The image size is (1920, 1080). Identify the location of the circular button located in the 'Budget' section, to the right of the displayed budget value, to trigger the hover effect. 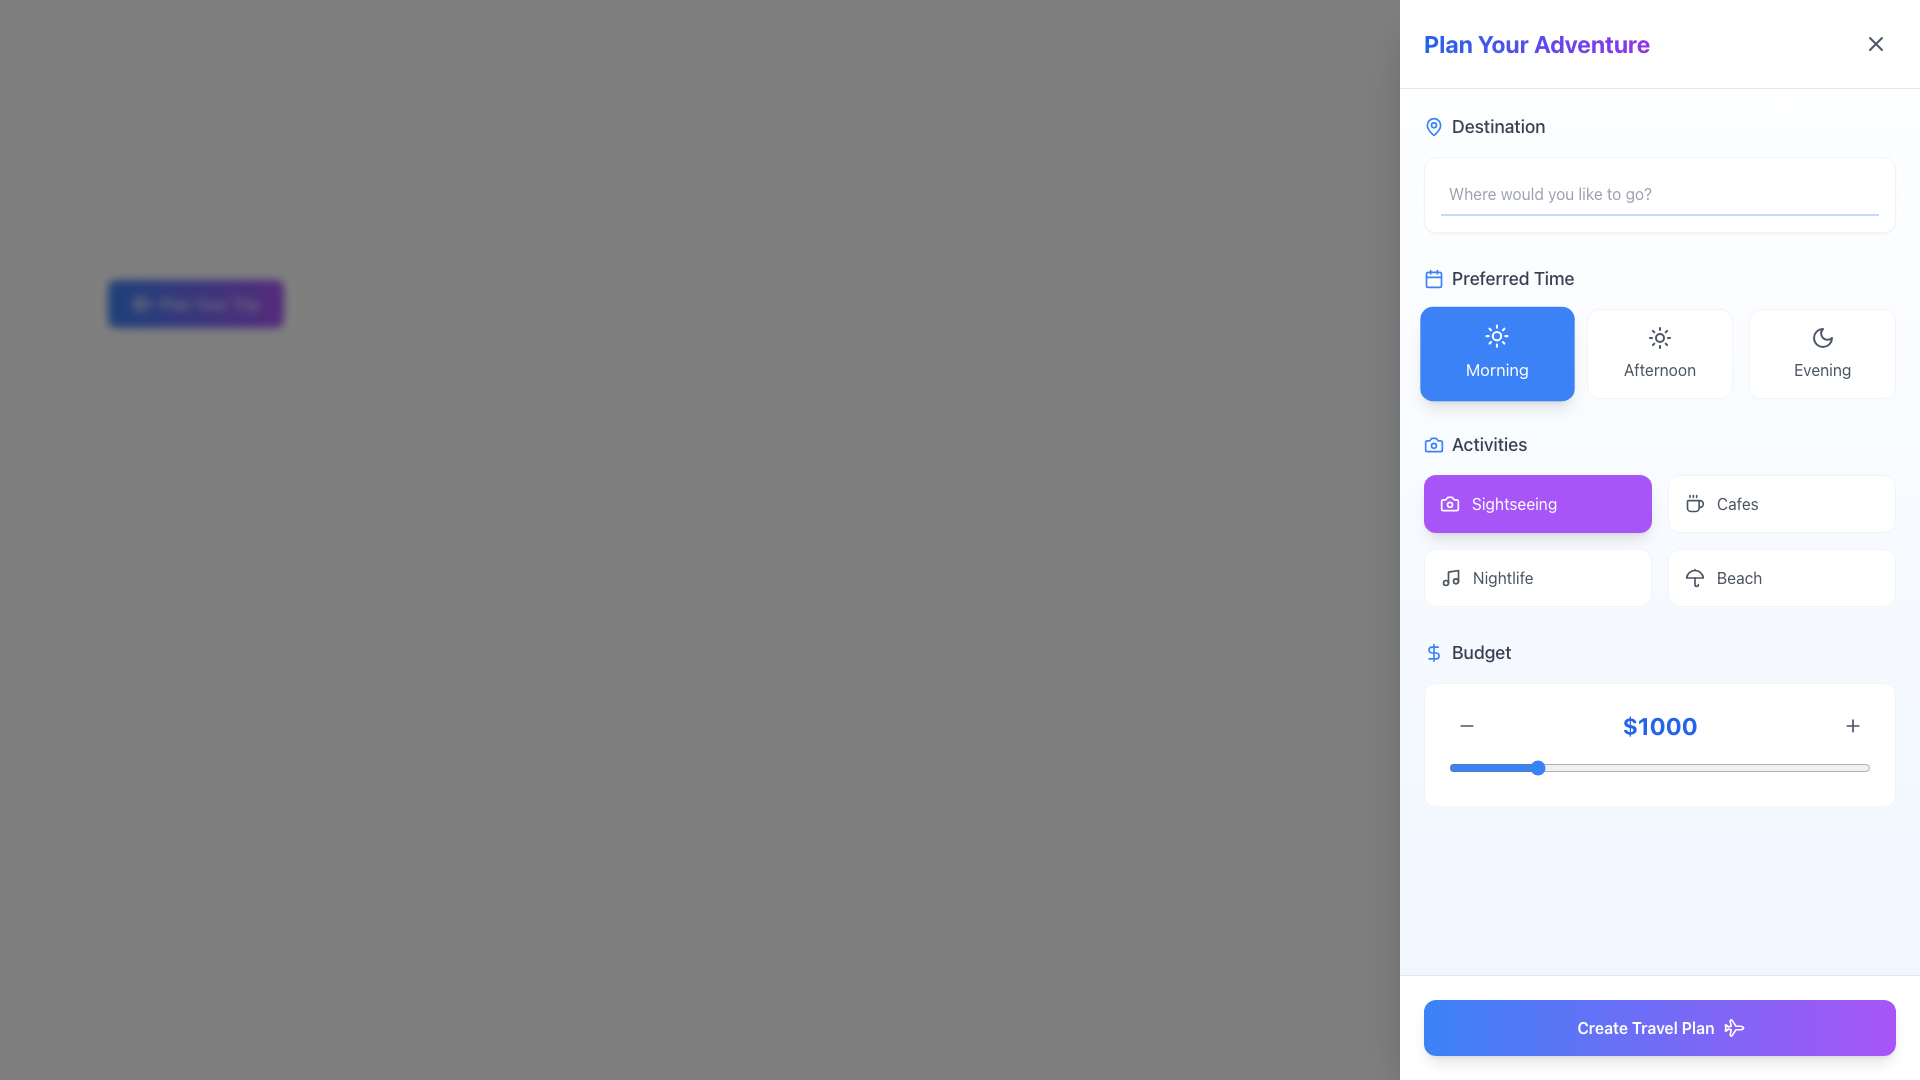
(1851, 725).